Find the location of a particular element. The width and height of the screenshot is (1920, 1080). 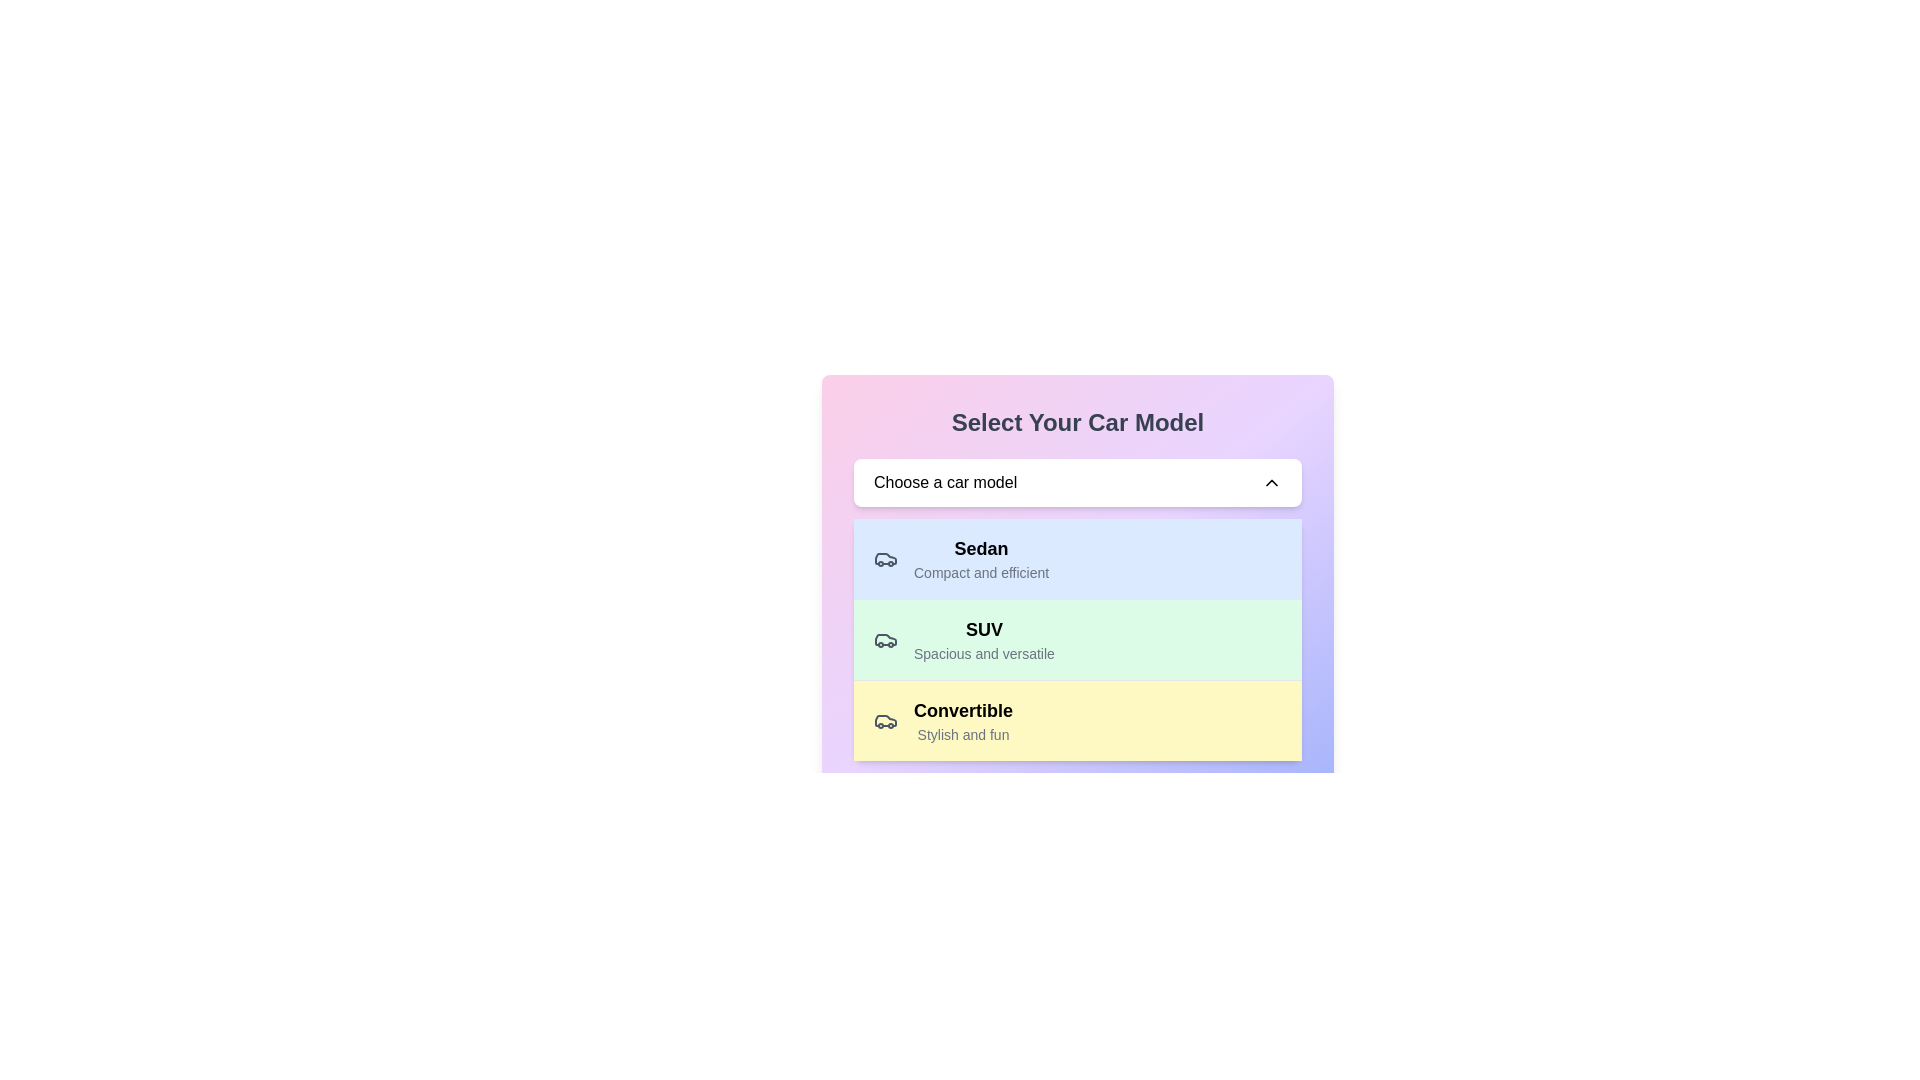

the 'Sedan' menu item, which is the topmost entry in the list of car types is located at coordinates (961, 559).